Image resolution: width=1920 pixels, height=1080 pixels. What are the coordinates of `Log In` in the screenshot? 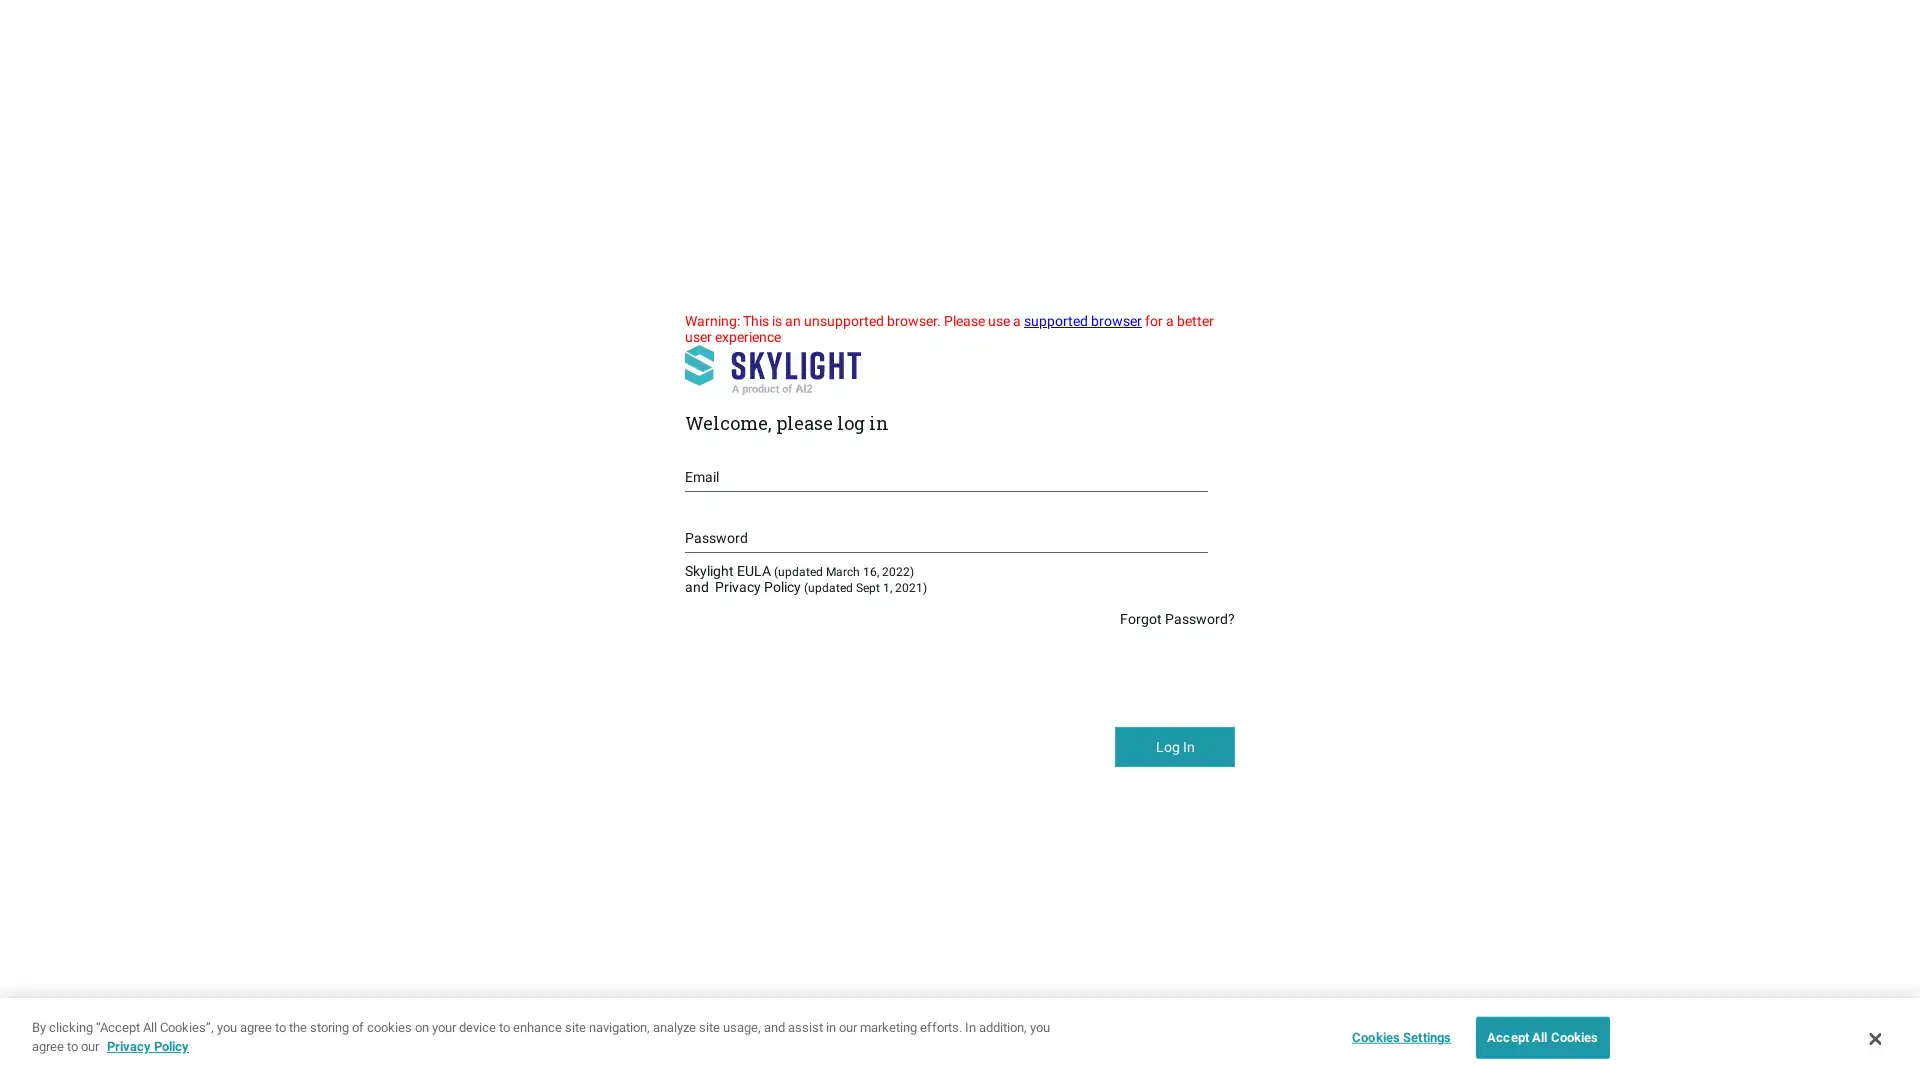 It's located at (1175, 747).